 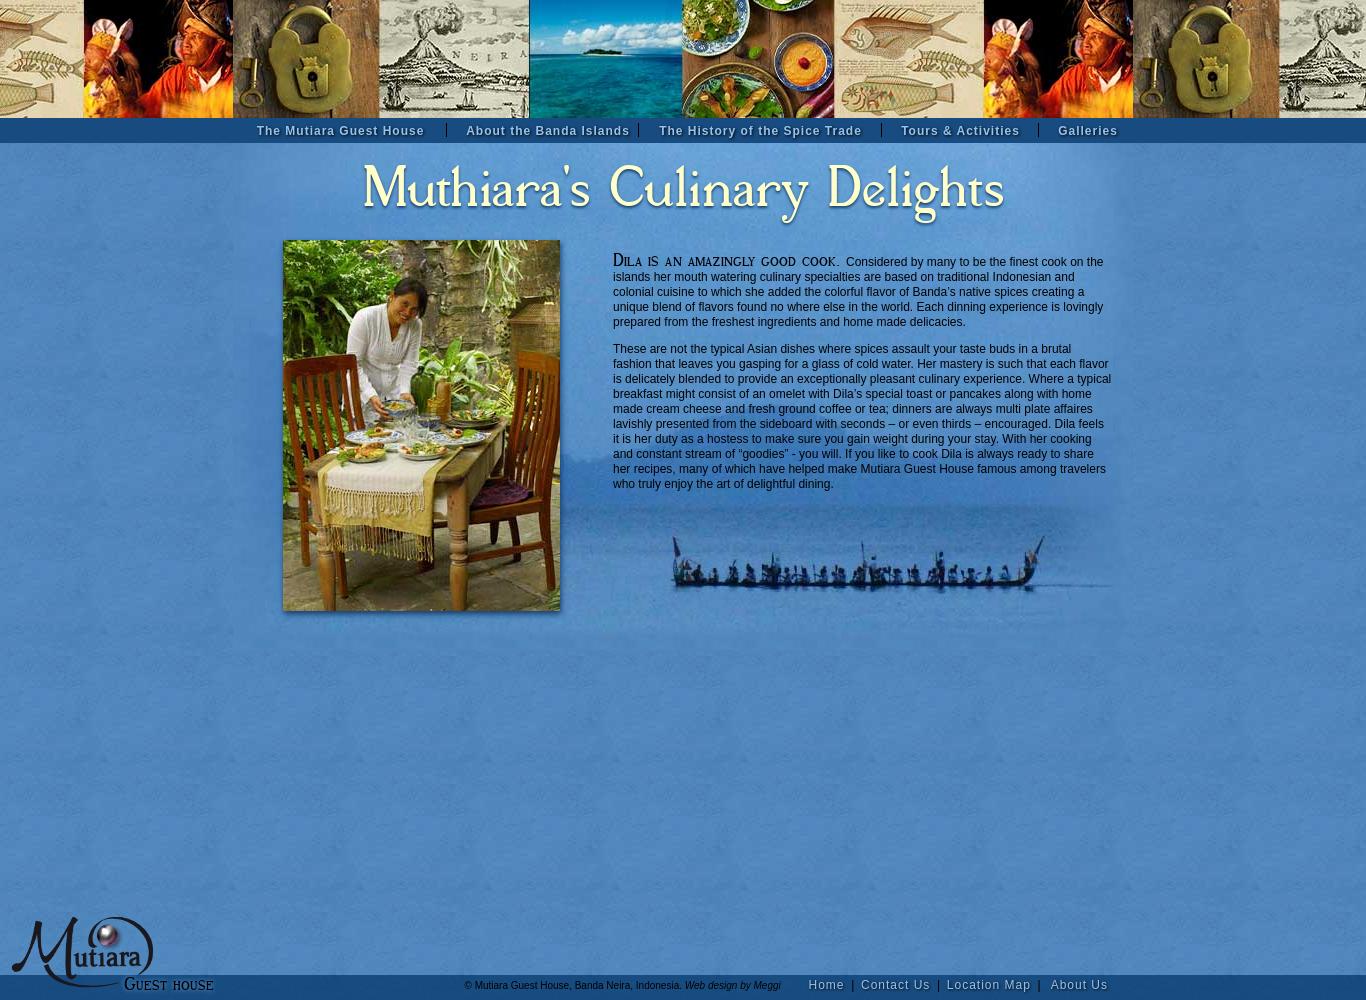 What do you see at coordinates (683, 191) in the screenshot?
I see `'Muthiara's Culinary Delights'` at bounding box center [683, 191].